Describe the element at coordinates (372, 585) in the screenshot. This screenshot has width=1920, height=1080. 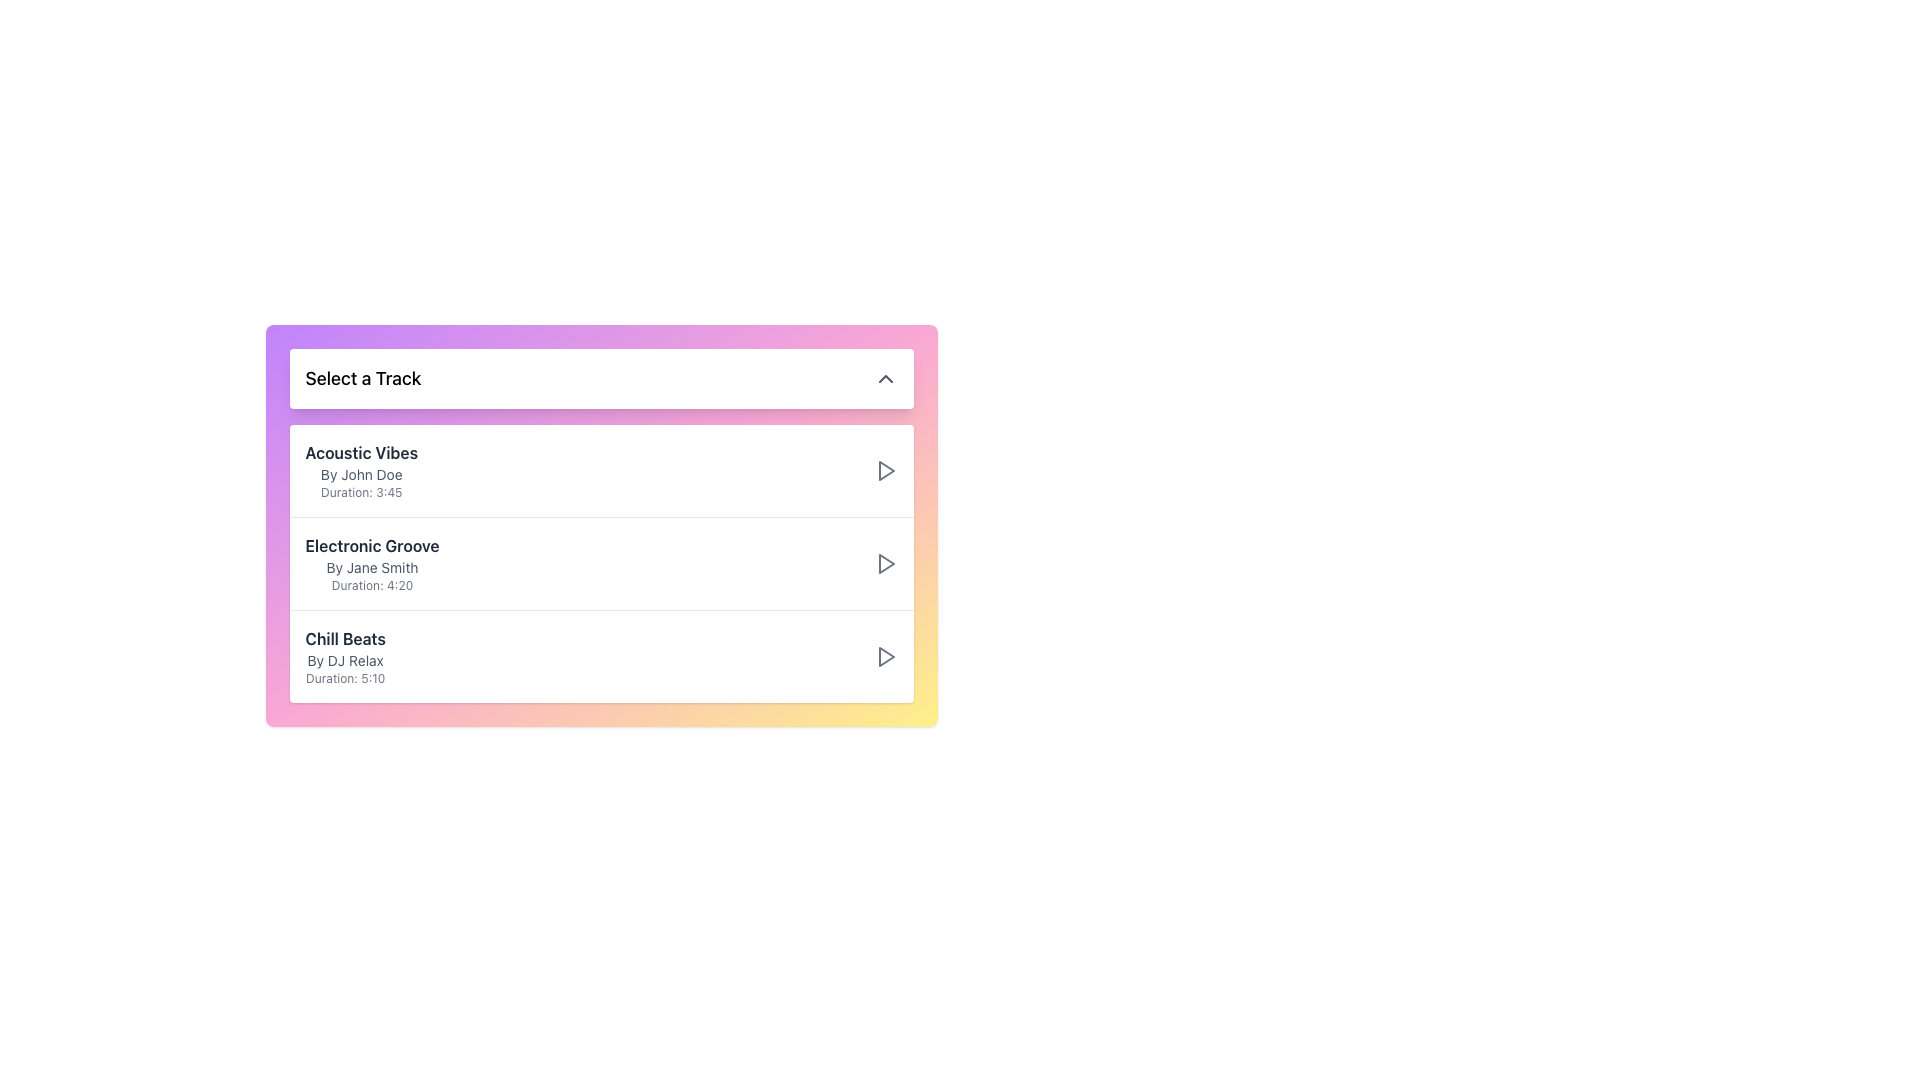
I see `the static text label displaying 'Duration: 4:20' which is located beneath 'By Jane Smith' in the 'Electronic Groove' group` at that location.